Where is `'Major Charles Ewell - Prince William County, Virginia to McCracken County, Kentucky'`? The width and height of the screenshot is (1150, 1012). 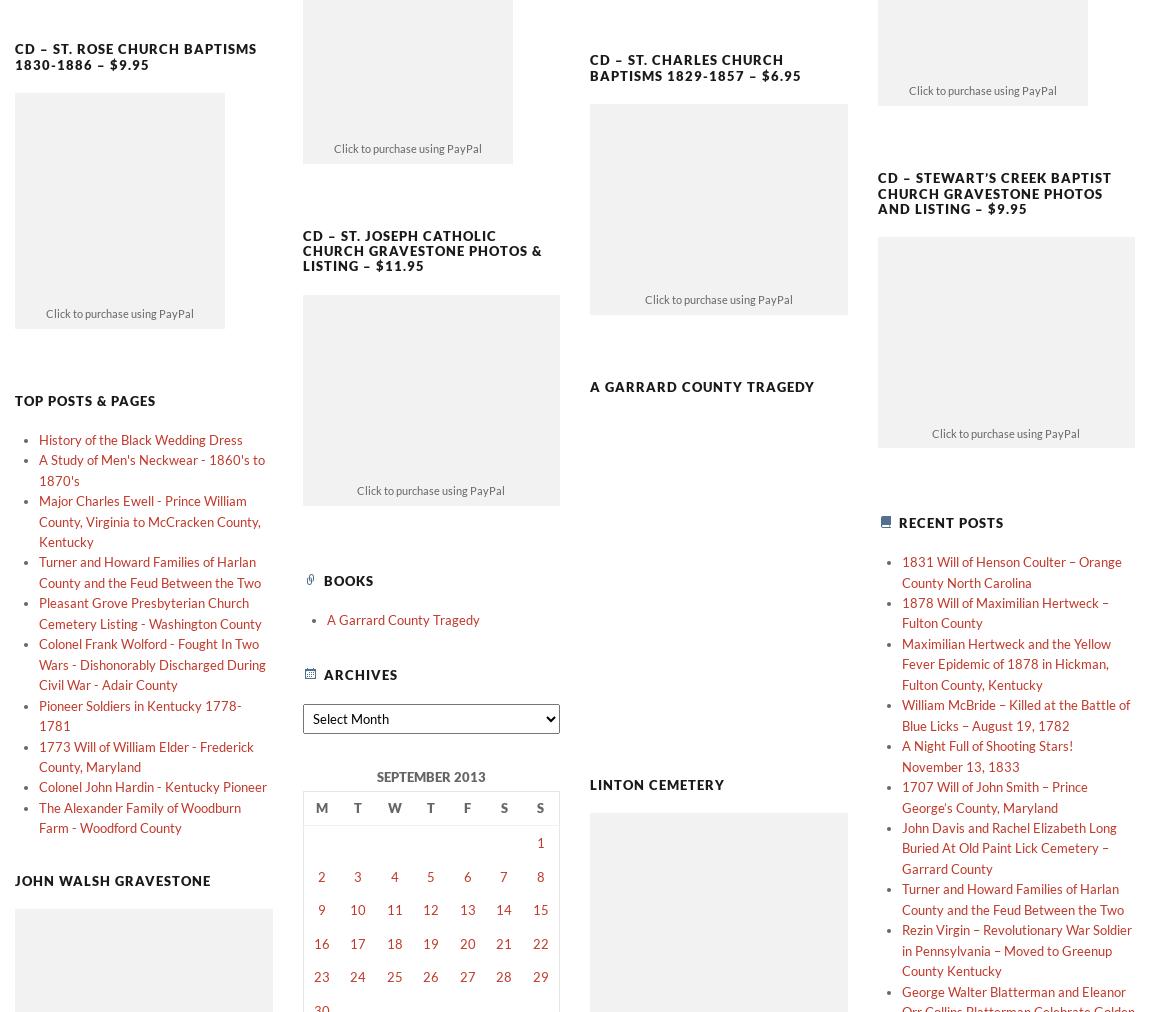 'Major Charles Ewell - Prince William County, Virginia to McCracken County, Kentucky' is located at coordinates (37, 487).